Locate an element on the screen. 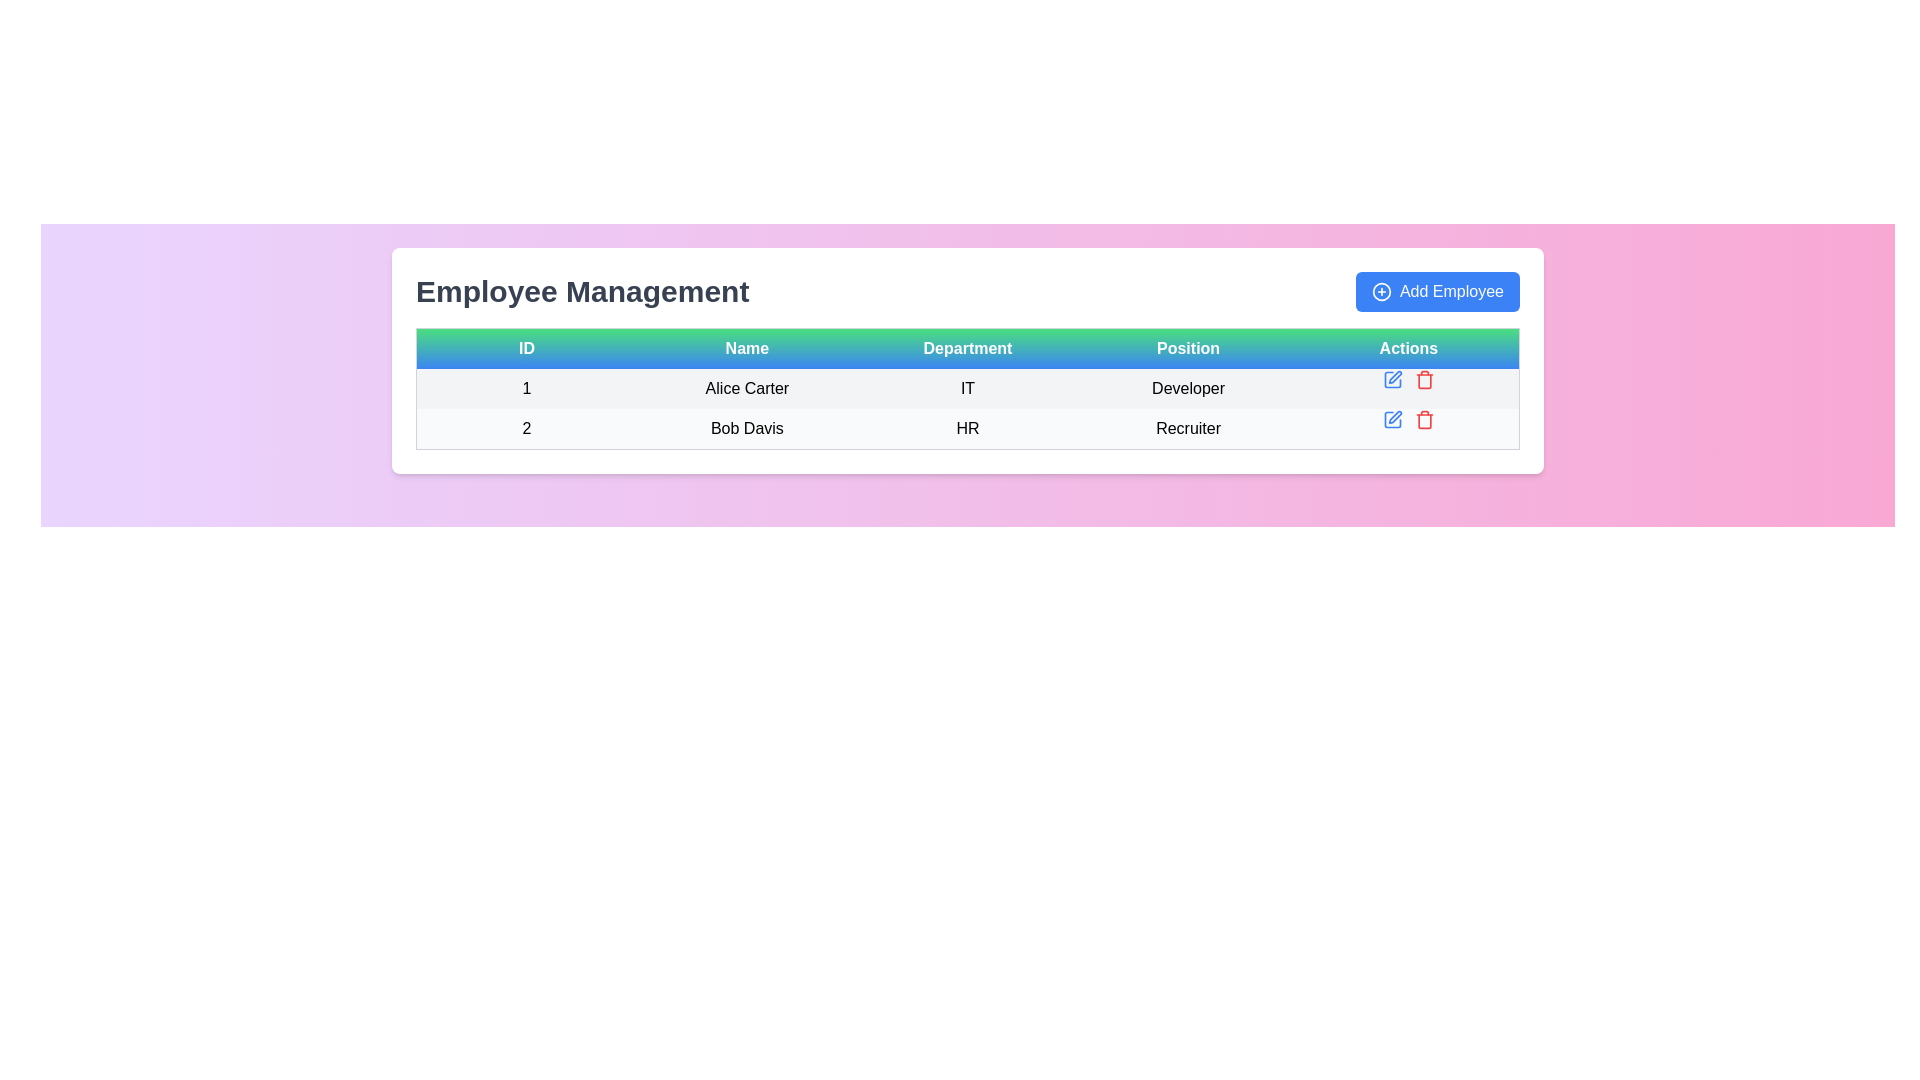 The width and height of the screenshot is (1920, 1080). text displayed in the 'Position' column for 'Alice Carter' in the table, which is located in the third column of the first row is located at coordinates (1188, 389).